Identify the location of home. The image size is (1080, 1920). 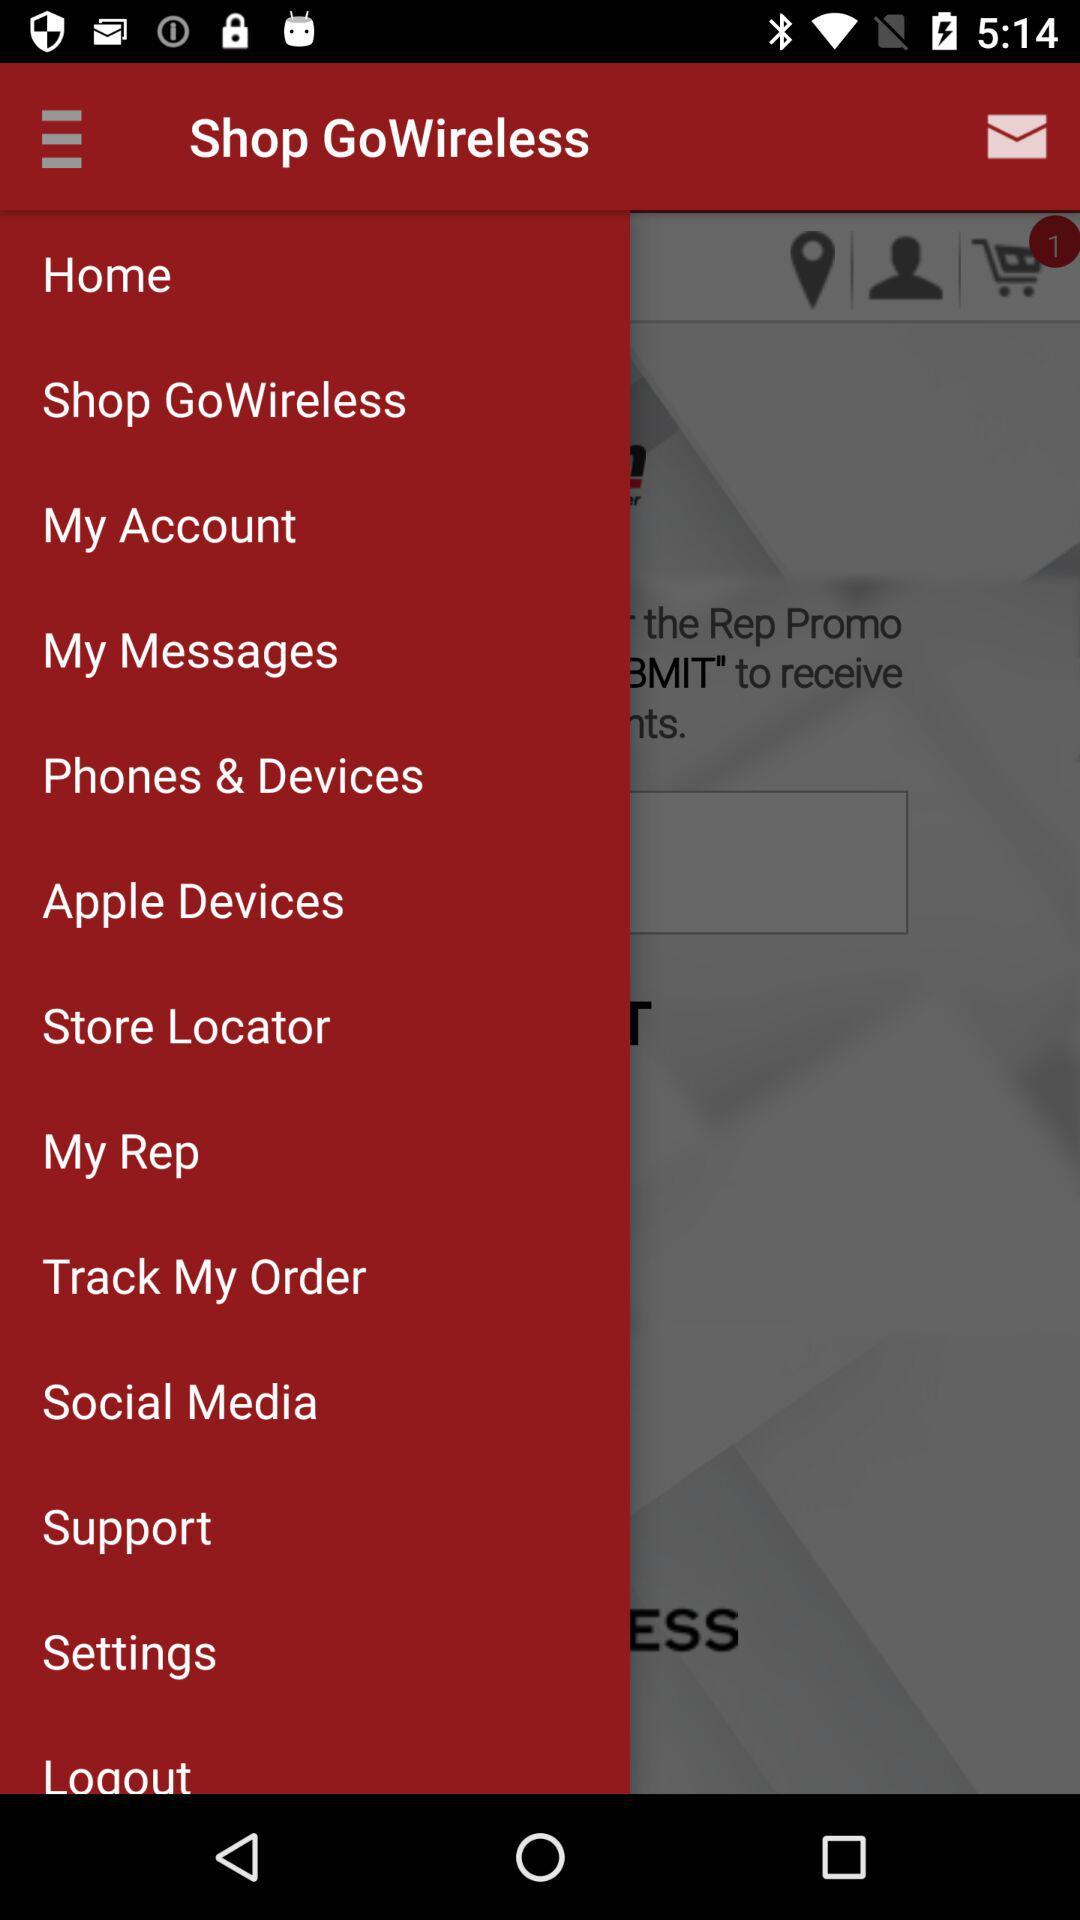
(315, 272).